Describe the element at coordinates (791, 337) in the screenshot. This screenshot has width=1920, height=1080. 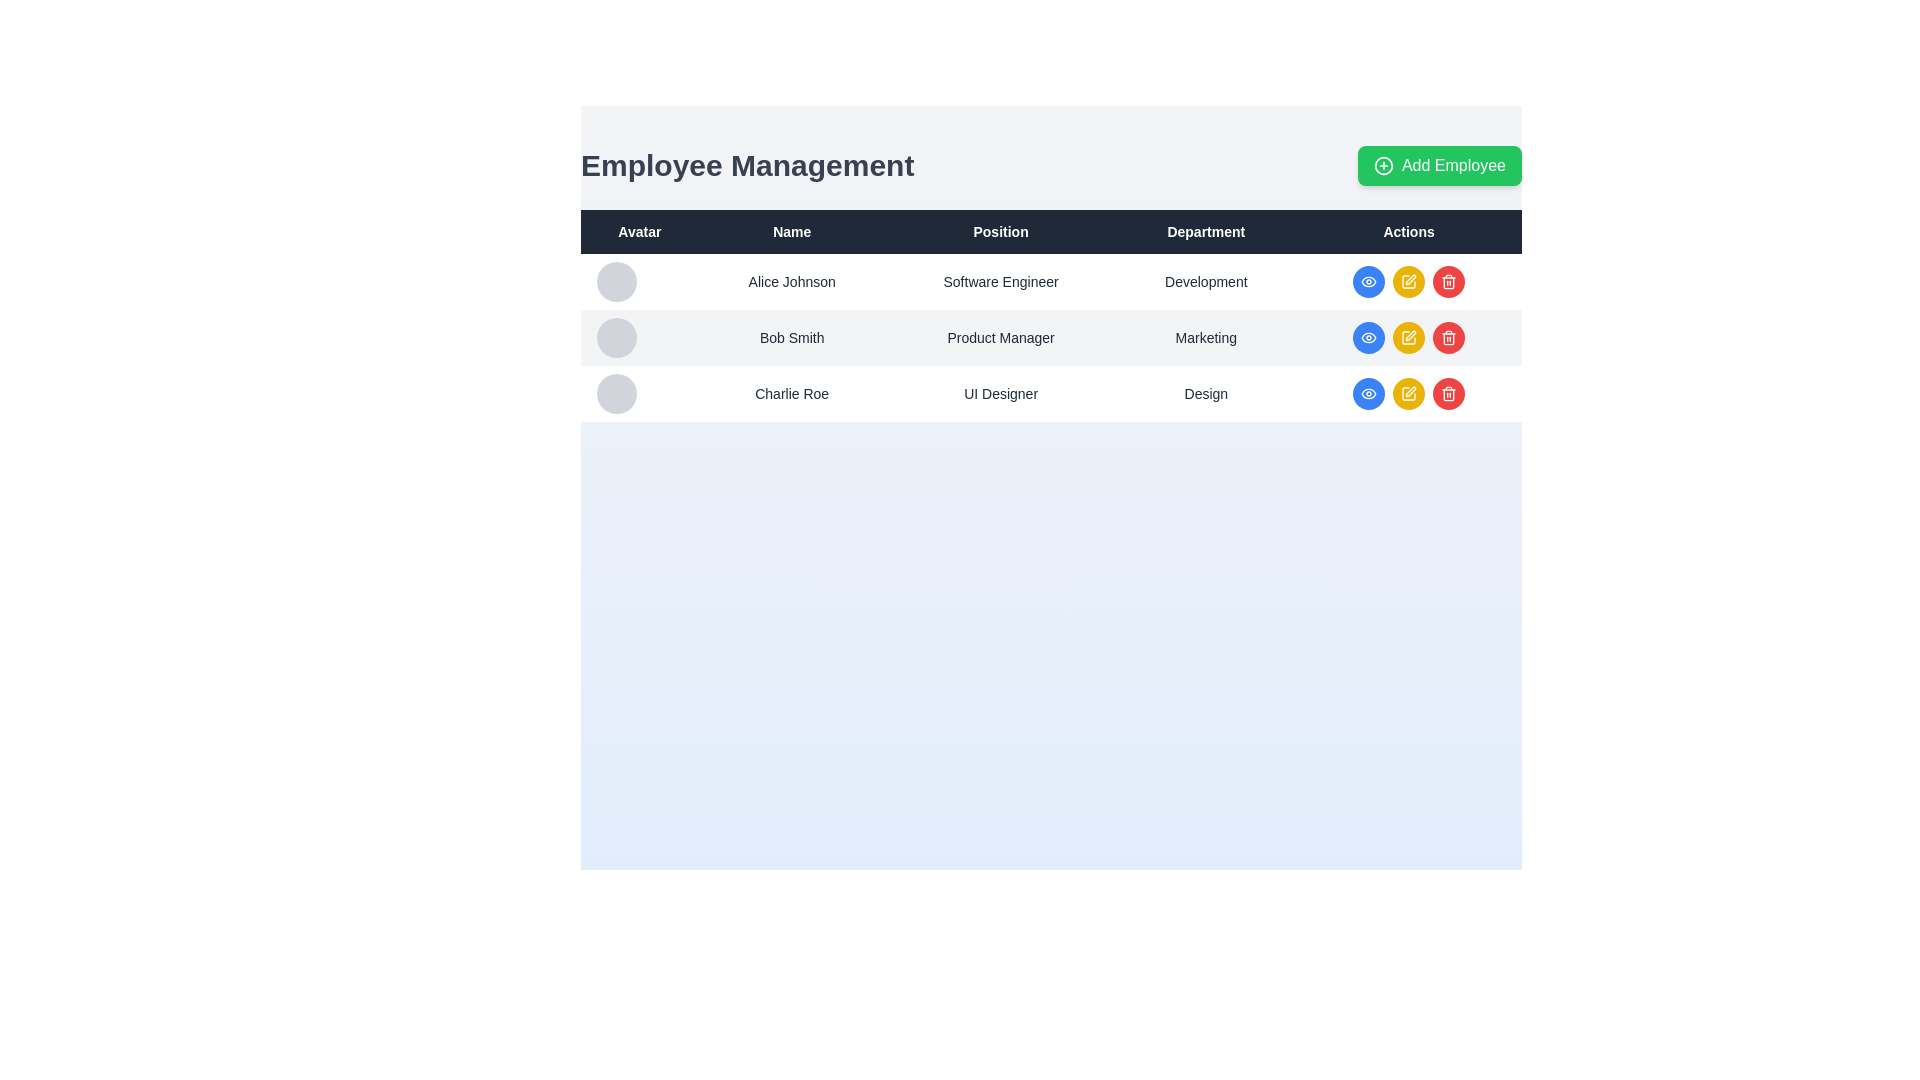
I see `the text element displaying 'Bob Smith' in the second row of the employee management table under the 'Name' column` at that location.